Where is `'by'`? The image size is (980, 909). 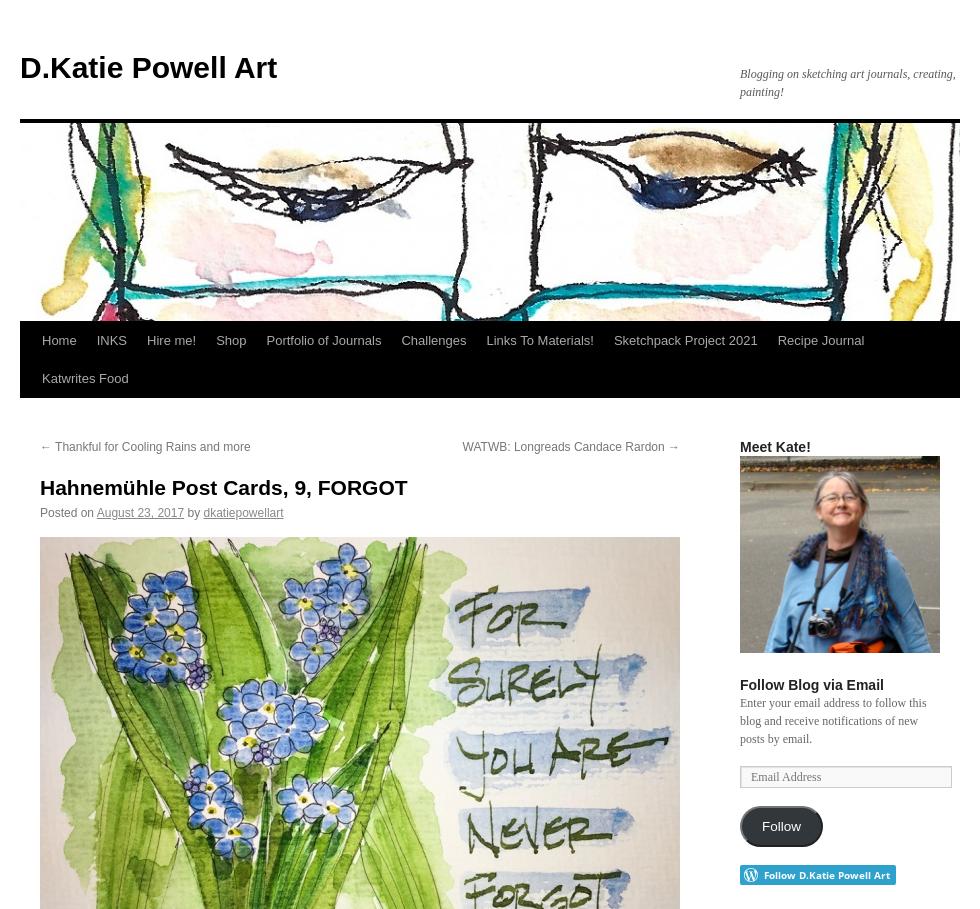 'by' is located at coordinates (193, 512).